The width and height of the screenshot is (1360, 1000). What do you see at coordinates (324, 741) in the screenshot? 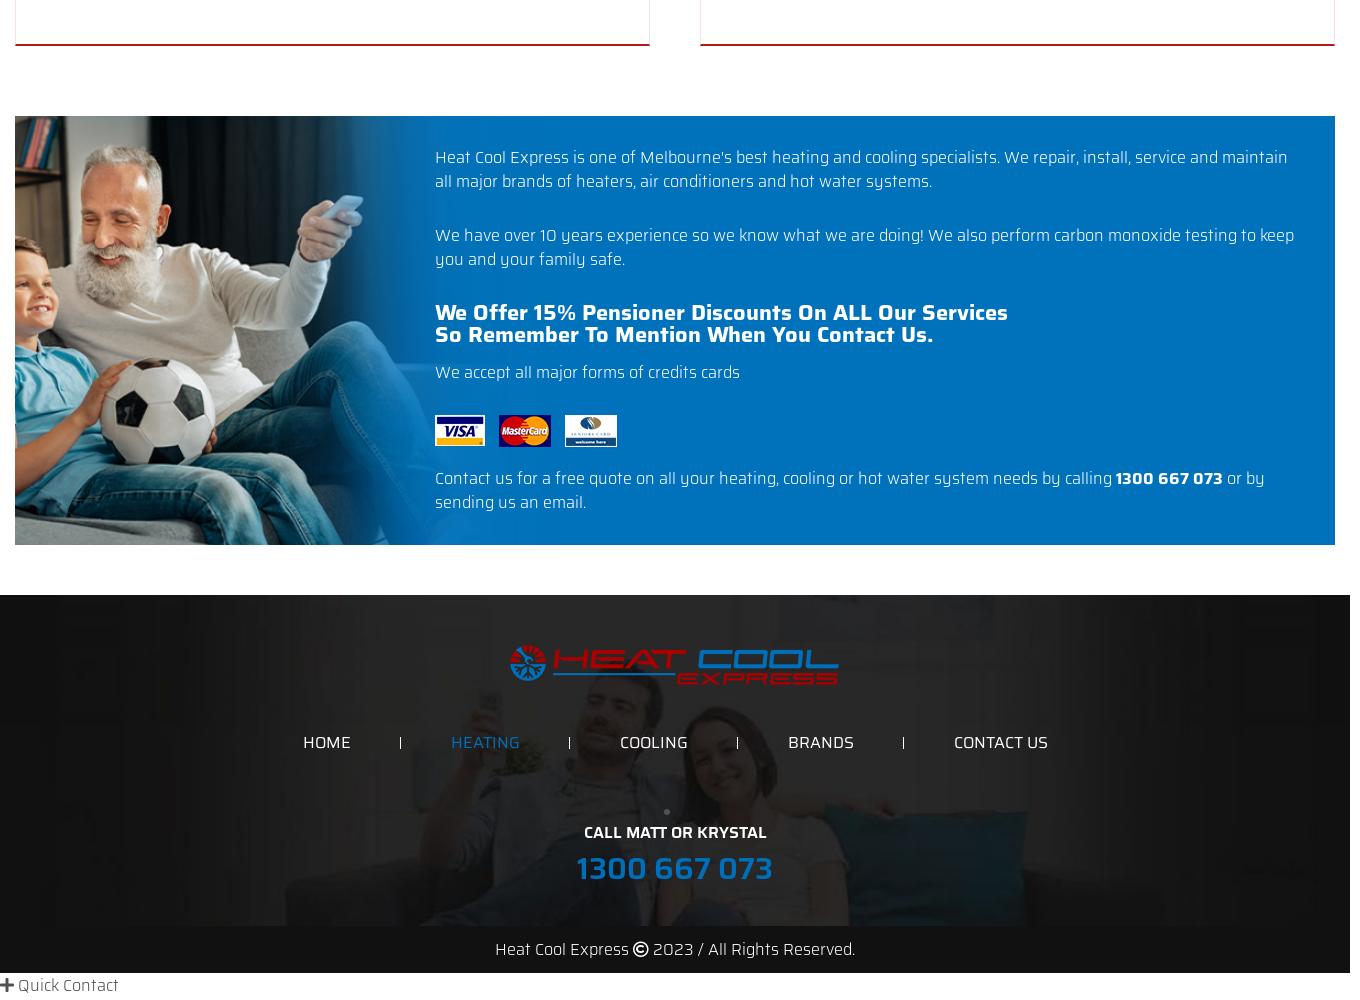
I see `'Home'` at bounding box center [324, 741].